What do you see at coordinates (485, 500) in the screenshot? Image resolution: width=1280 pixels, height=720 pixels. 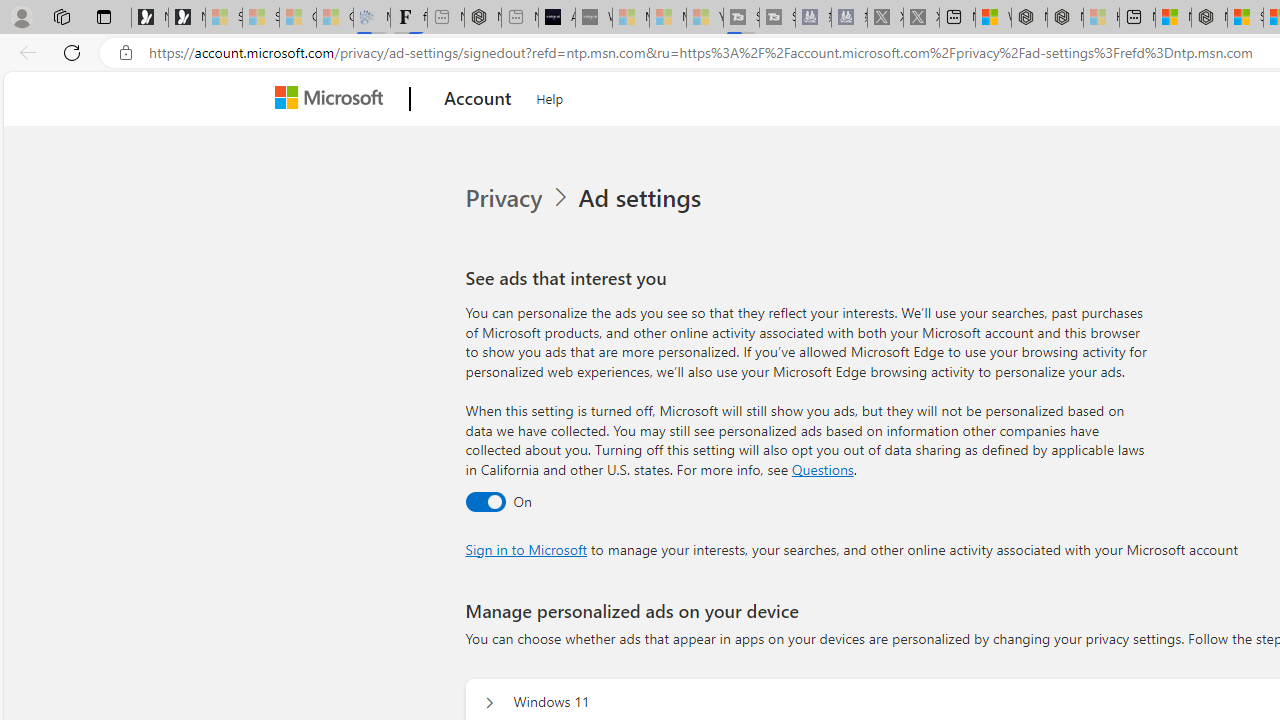 I see `'Ad settings toggle'` at bounding box center [485, 500].